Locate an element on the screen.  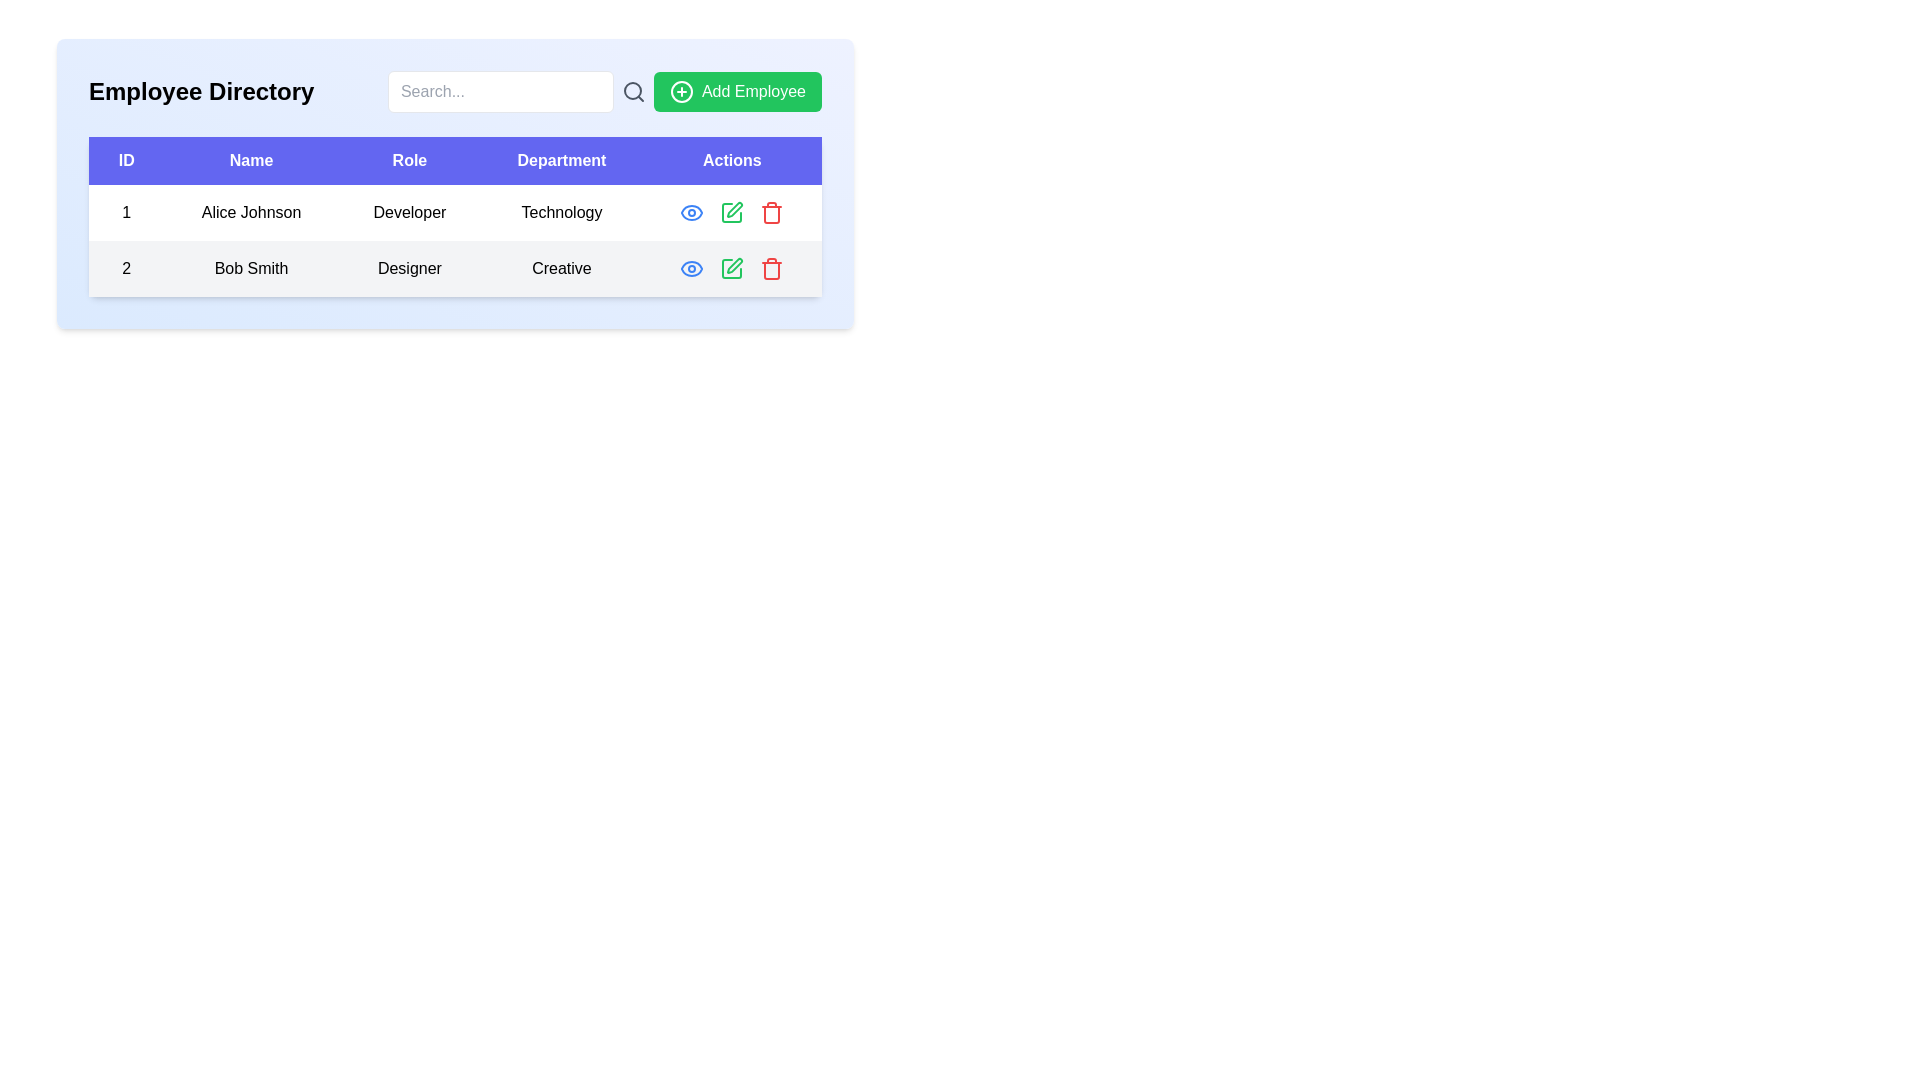
the edit button located in the 'Actions' column for the row corresponding to 'Bob Smith, Designer, Creative', positioned between the blue 'eye' icon and the red 'trash' icon is located at coordinates (731, 268).